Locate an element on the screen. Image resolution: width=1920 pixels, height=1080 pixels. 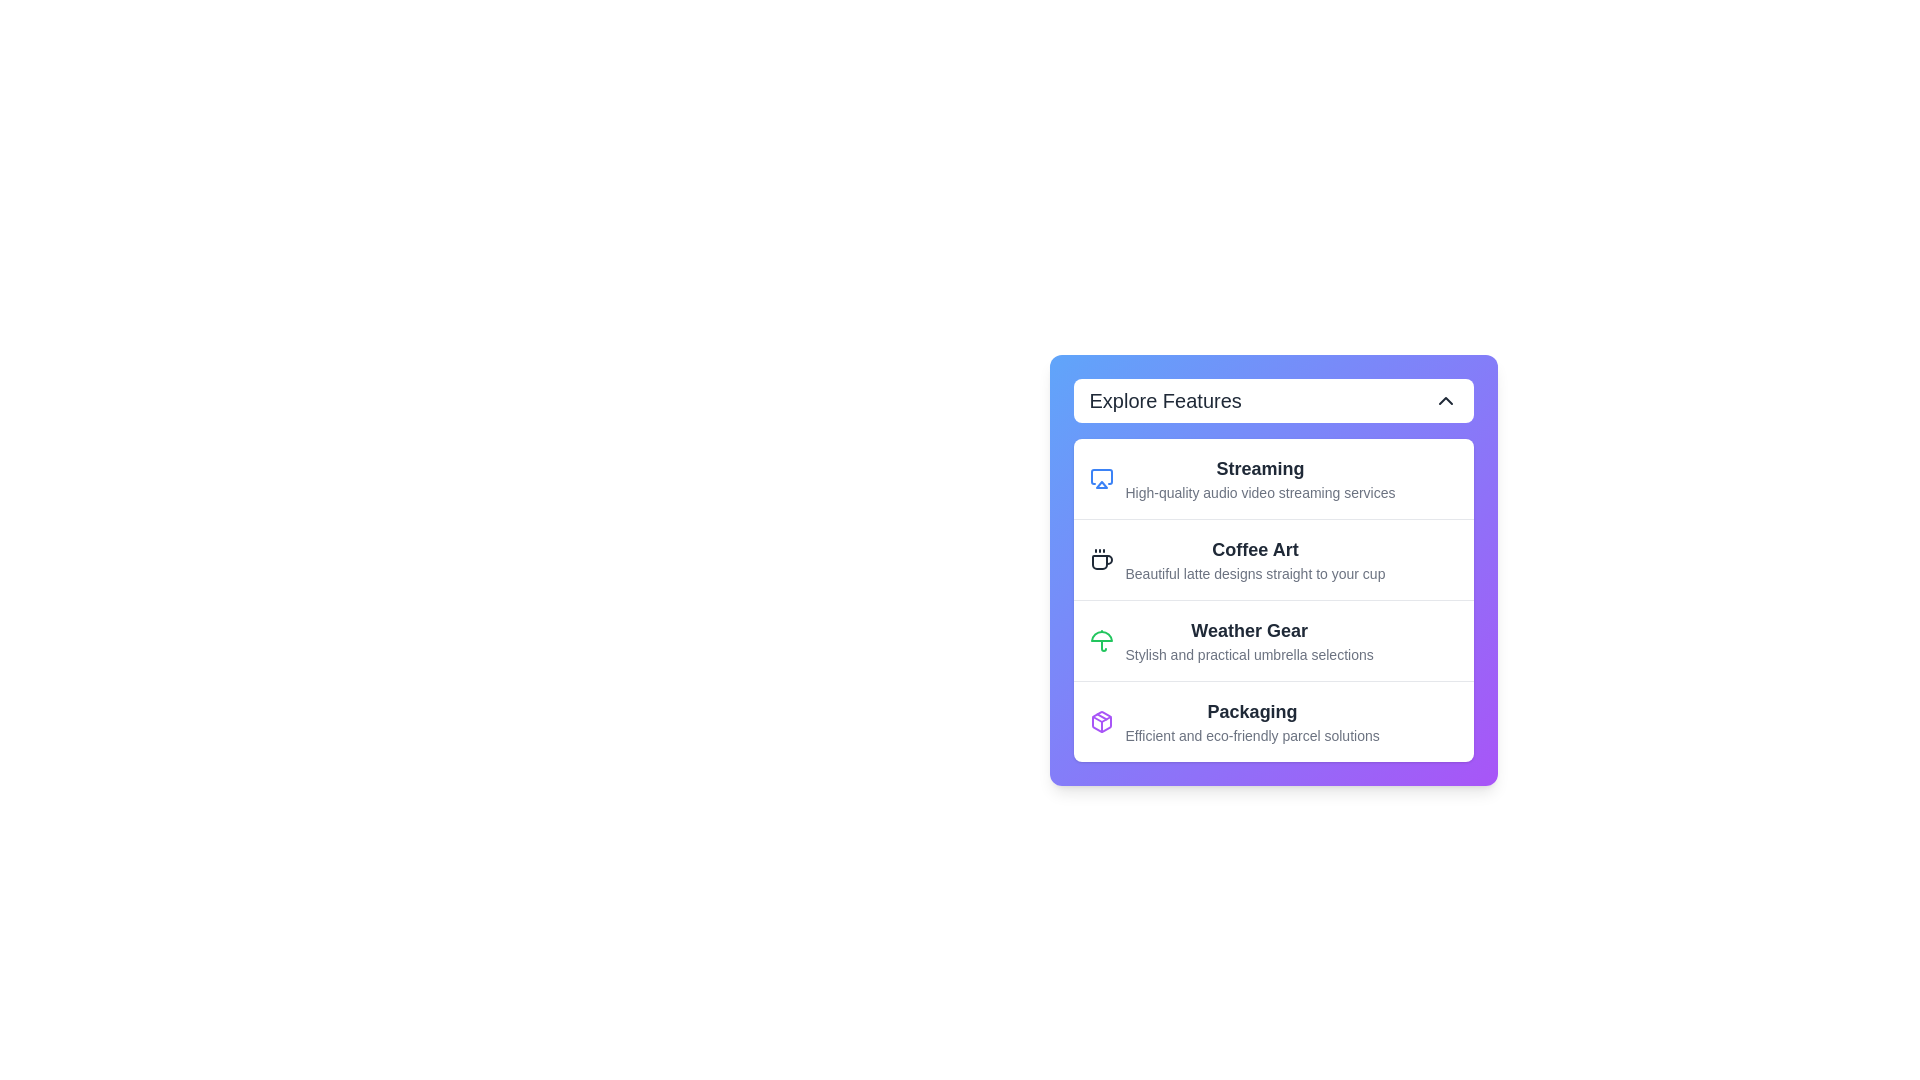
information conveyed by the text label titled 'Streaming' with subtitle 'High-quality audio video streaming services', which is the first item in the 'Explore Features' section is located at coordinates (1259, 478).